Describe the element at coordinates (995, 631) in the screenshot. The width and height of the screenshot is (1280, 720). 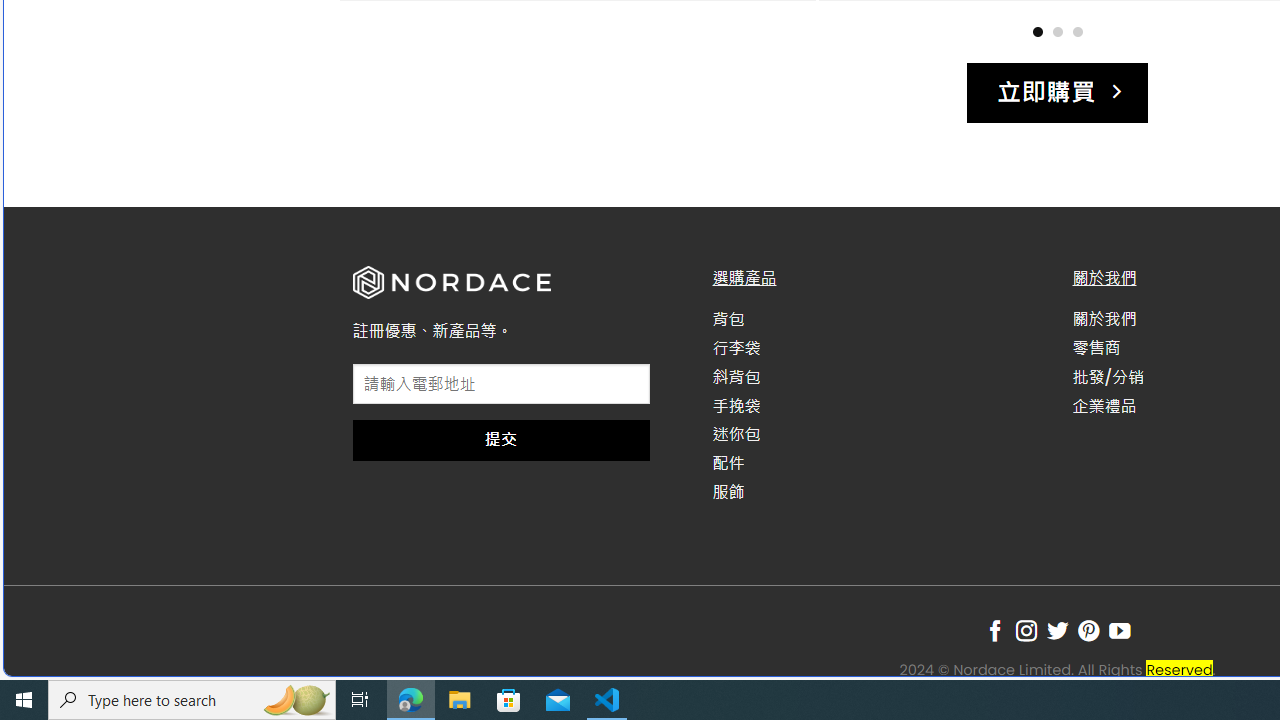
I see `'Follow on Facebook'` at that location.